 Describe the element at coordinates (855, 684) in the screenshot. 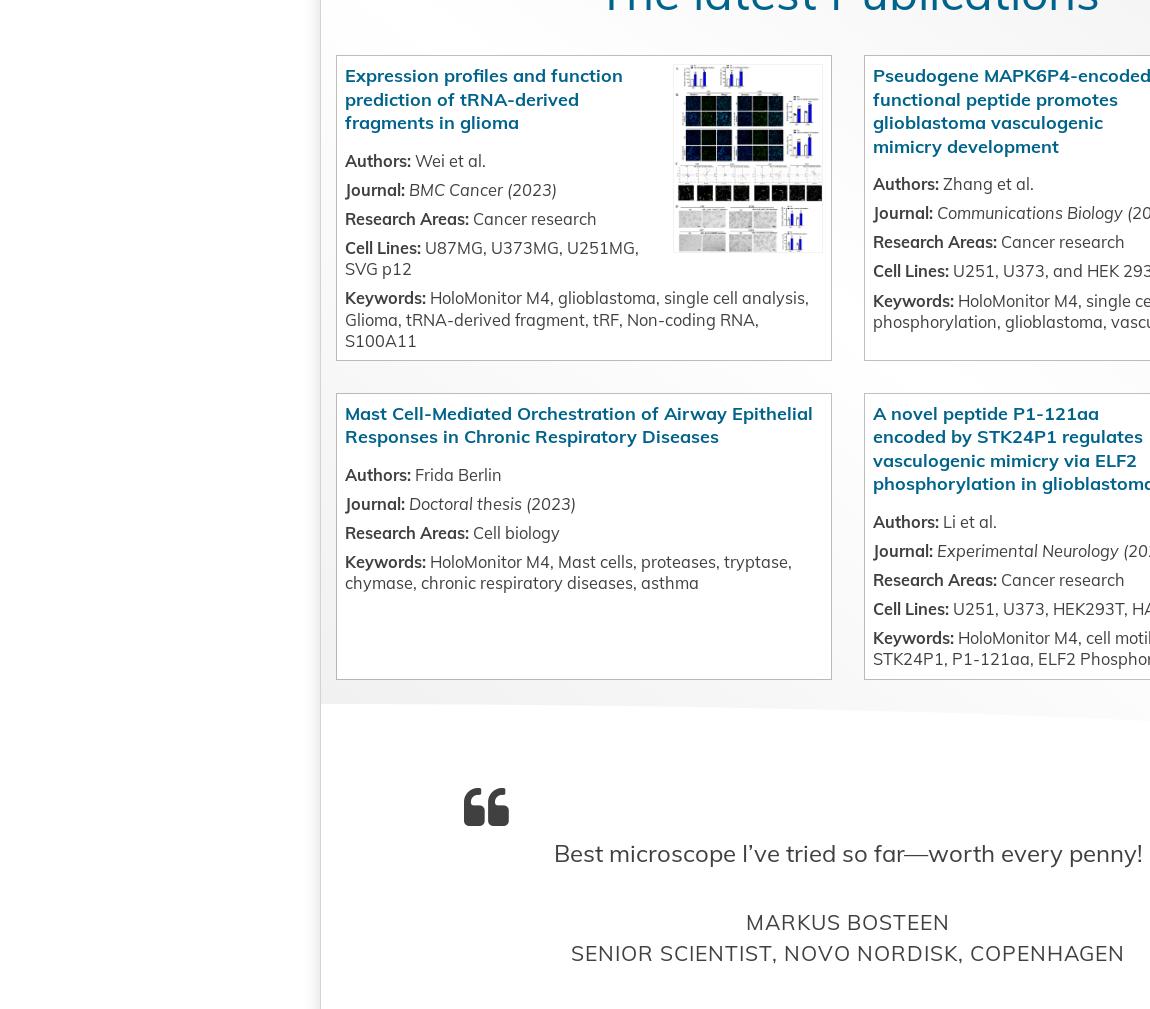

I see `'Li et al.'` at that location.